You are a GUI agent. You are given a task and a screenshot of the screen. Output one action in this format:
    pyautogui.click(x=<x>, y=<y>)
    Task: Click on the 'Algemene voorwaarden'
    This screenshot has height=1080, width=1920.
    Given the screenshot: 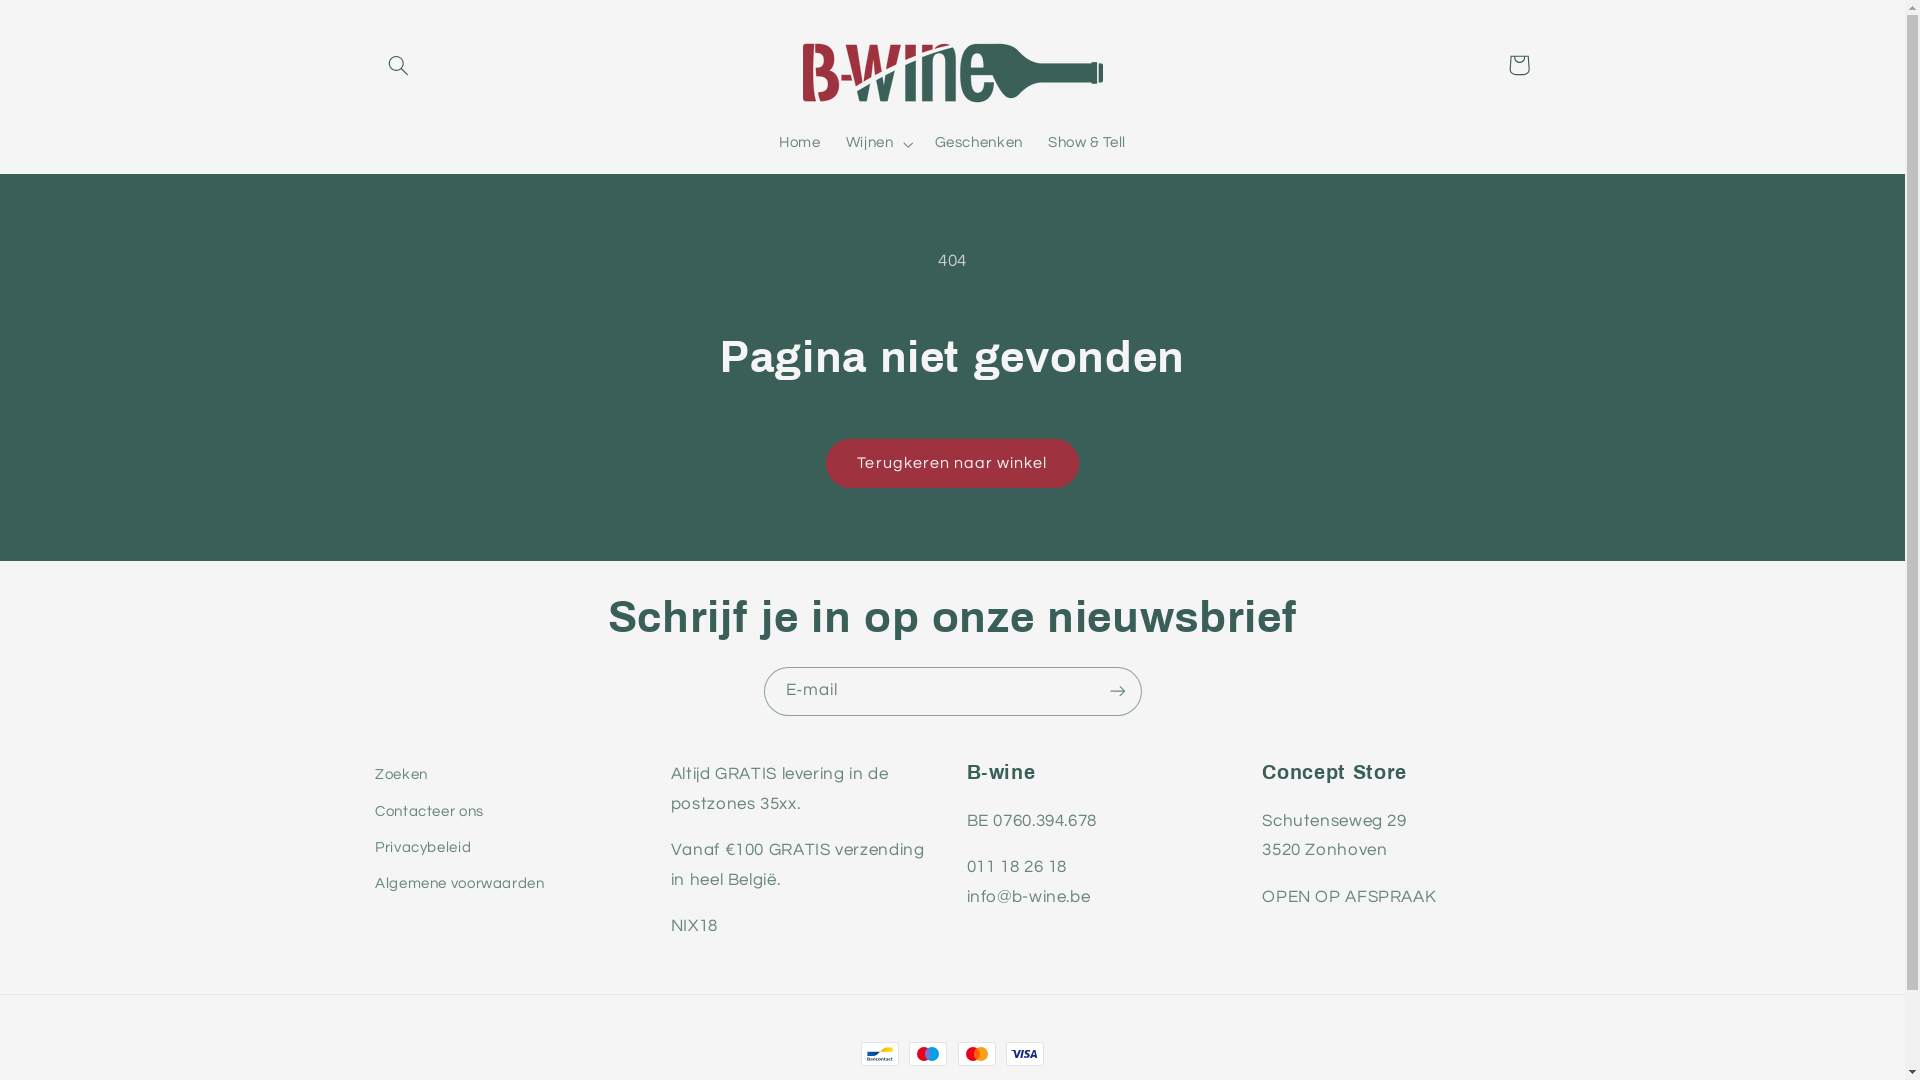 What is the action you would take?
    pyautogui.click(x=459, y=882)
    